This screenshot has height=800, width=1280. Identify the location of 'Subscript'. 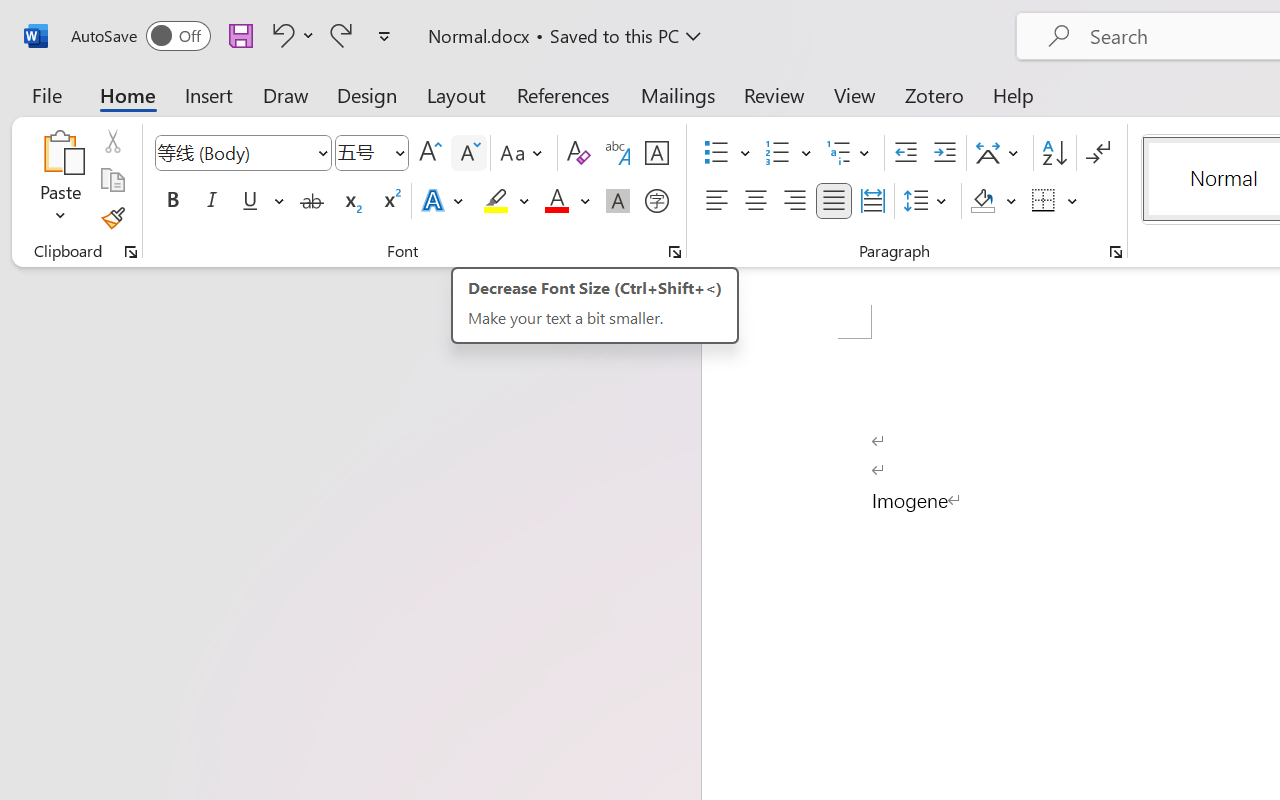
(350, 201).